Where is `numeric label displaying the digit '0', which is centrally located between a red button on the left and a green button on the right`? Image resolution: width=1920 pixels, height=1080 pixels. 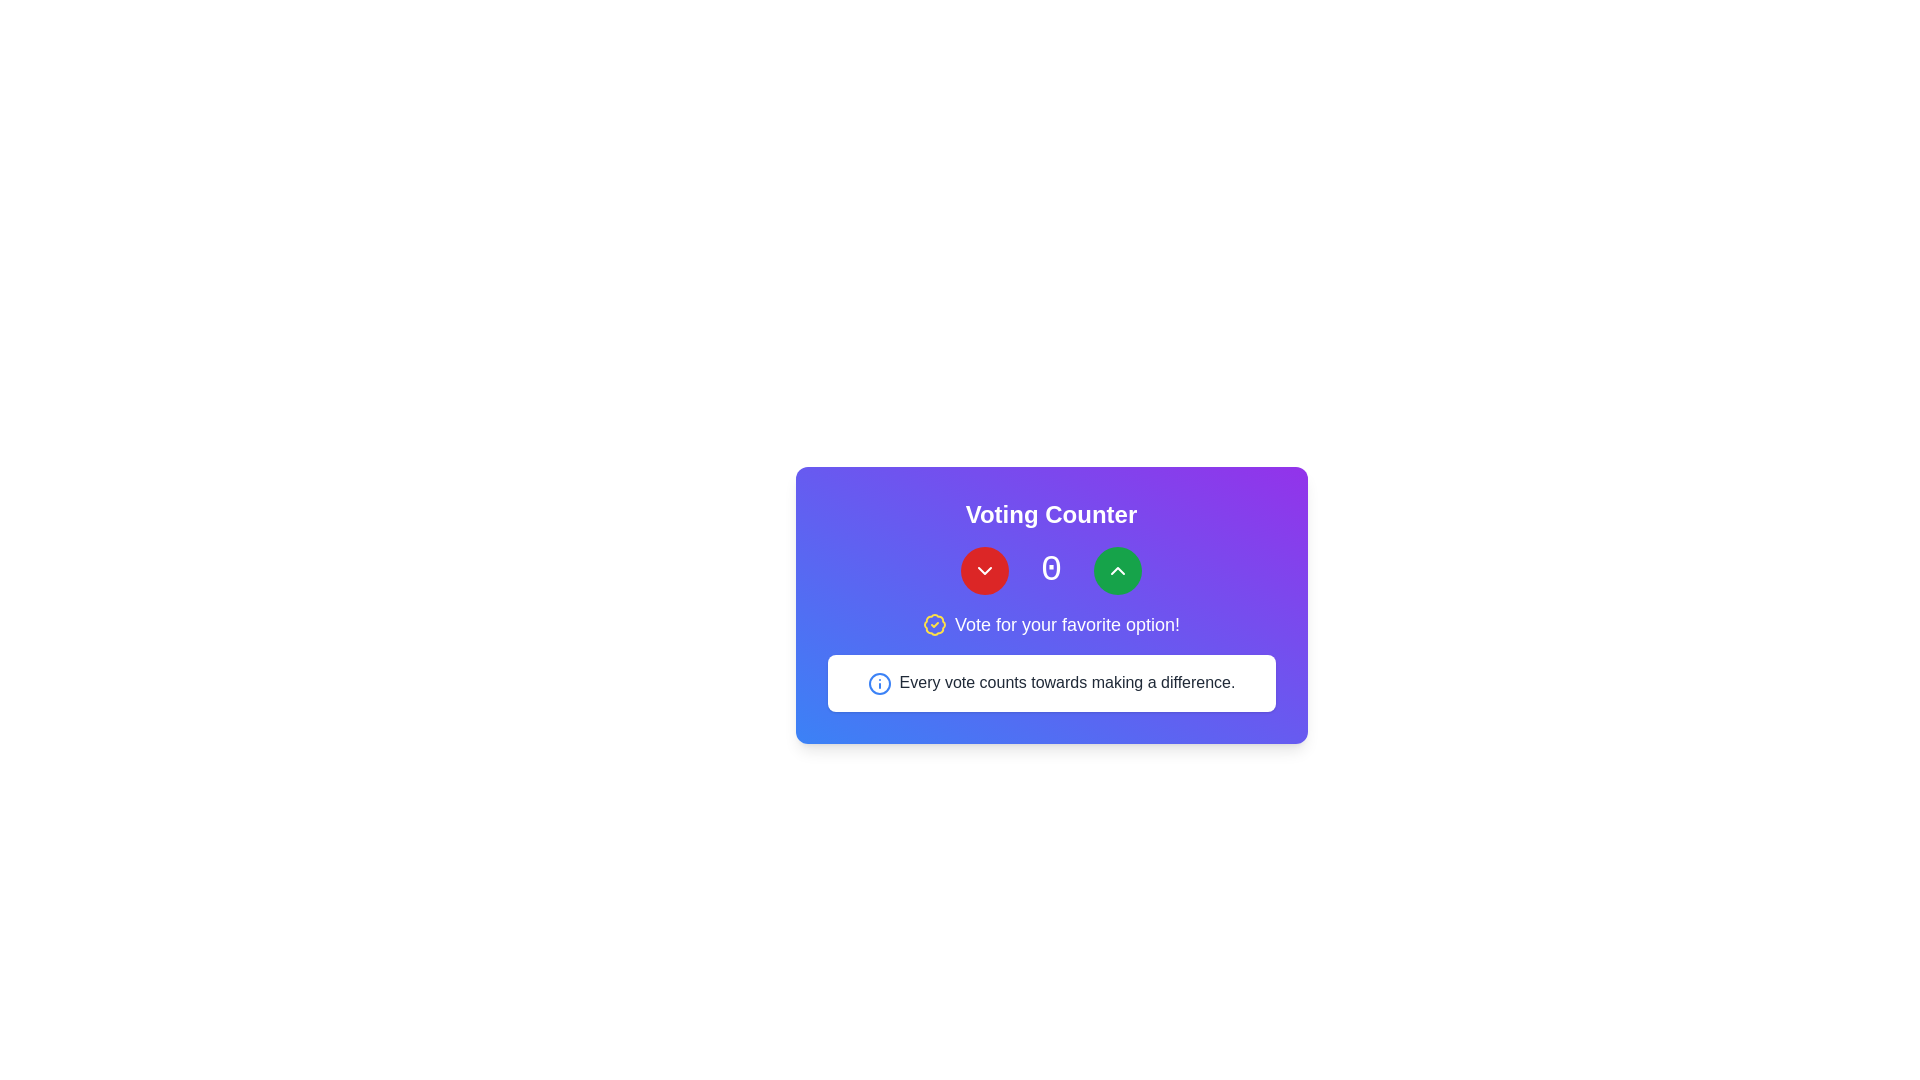
numeric label displaying the digit '0', which is centrally located between a red button on the left and a green button on the right is located at coordinates (1050, 570).